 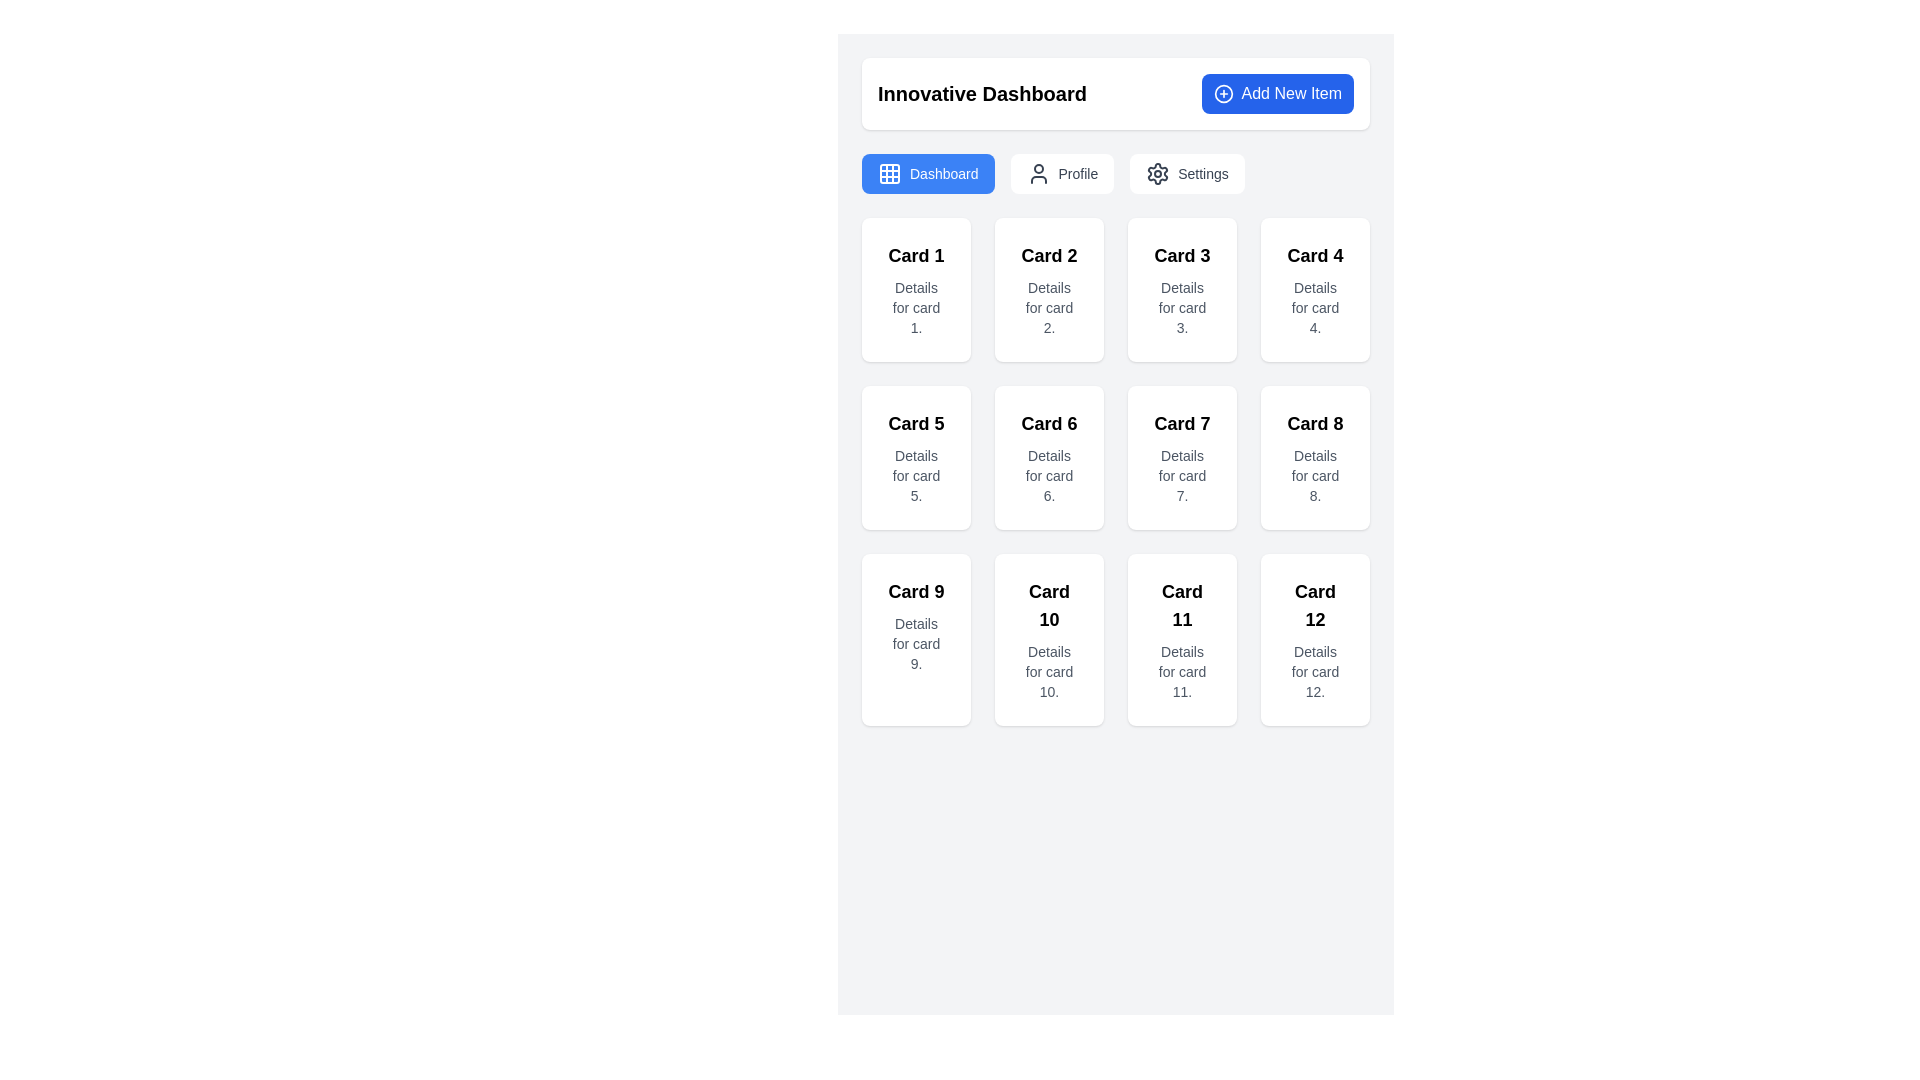 What do you see at coordinates (1182, 254) in the screenshot?
I see `the text label that serves as the title of 'Card 3', which helps users identify the card's content in the grid layout` at bounding box center [1182, 254].